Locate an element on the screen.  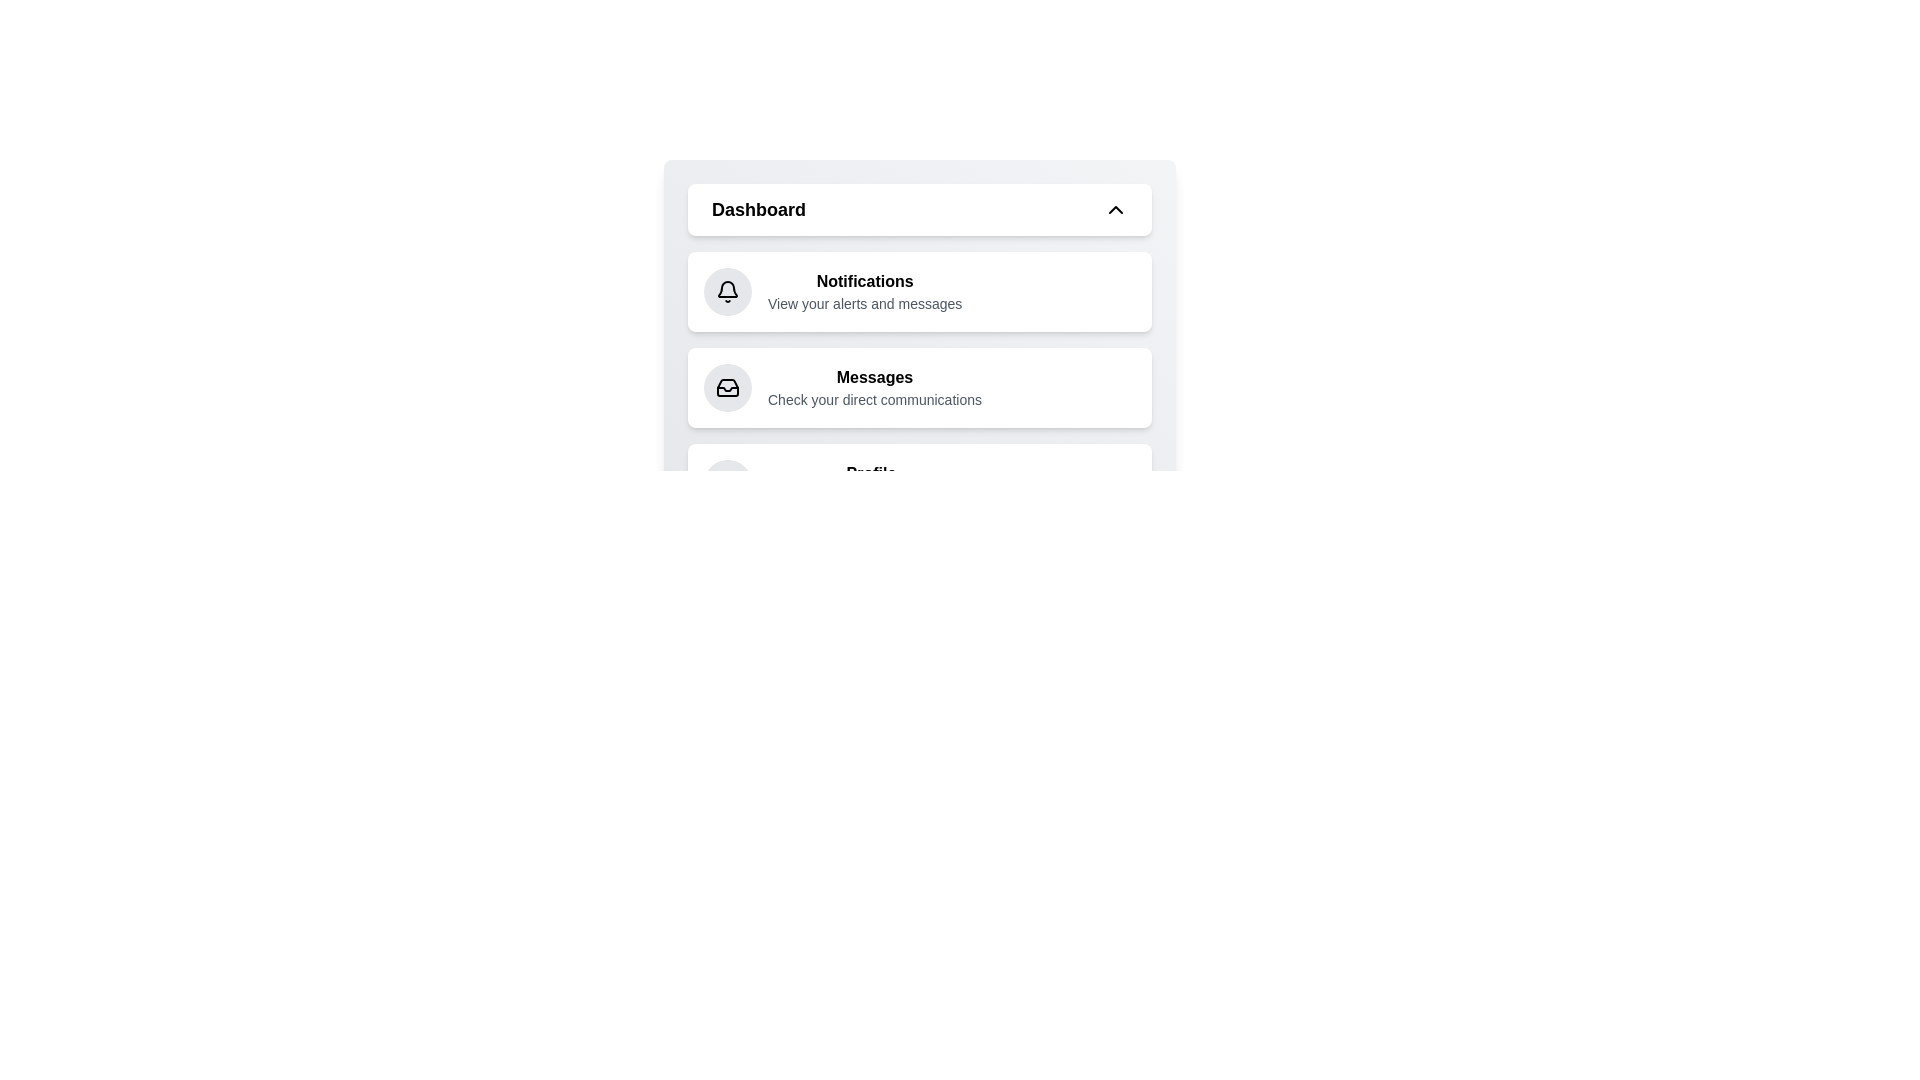
the icon associated with the menu item Profile is located at coordinates (727, 483).